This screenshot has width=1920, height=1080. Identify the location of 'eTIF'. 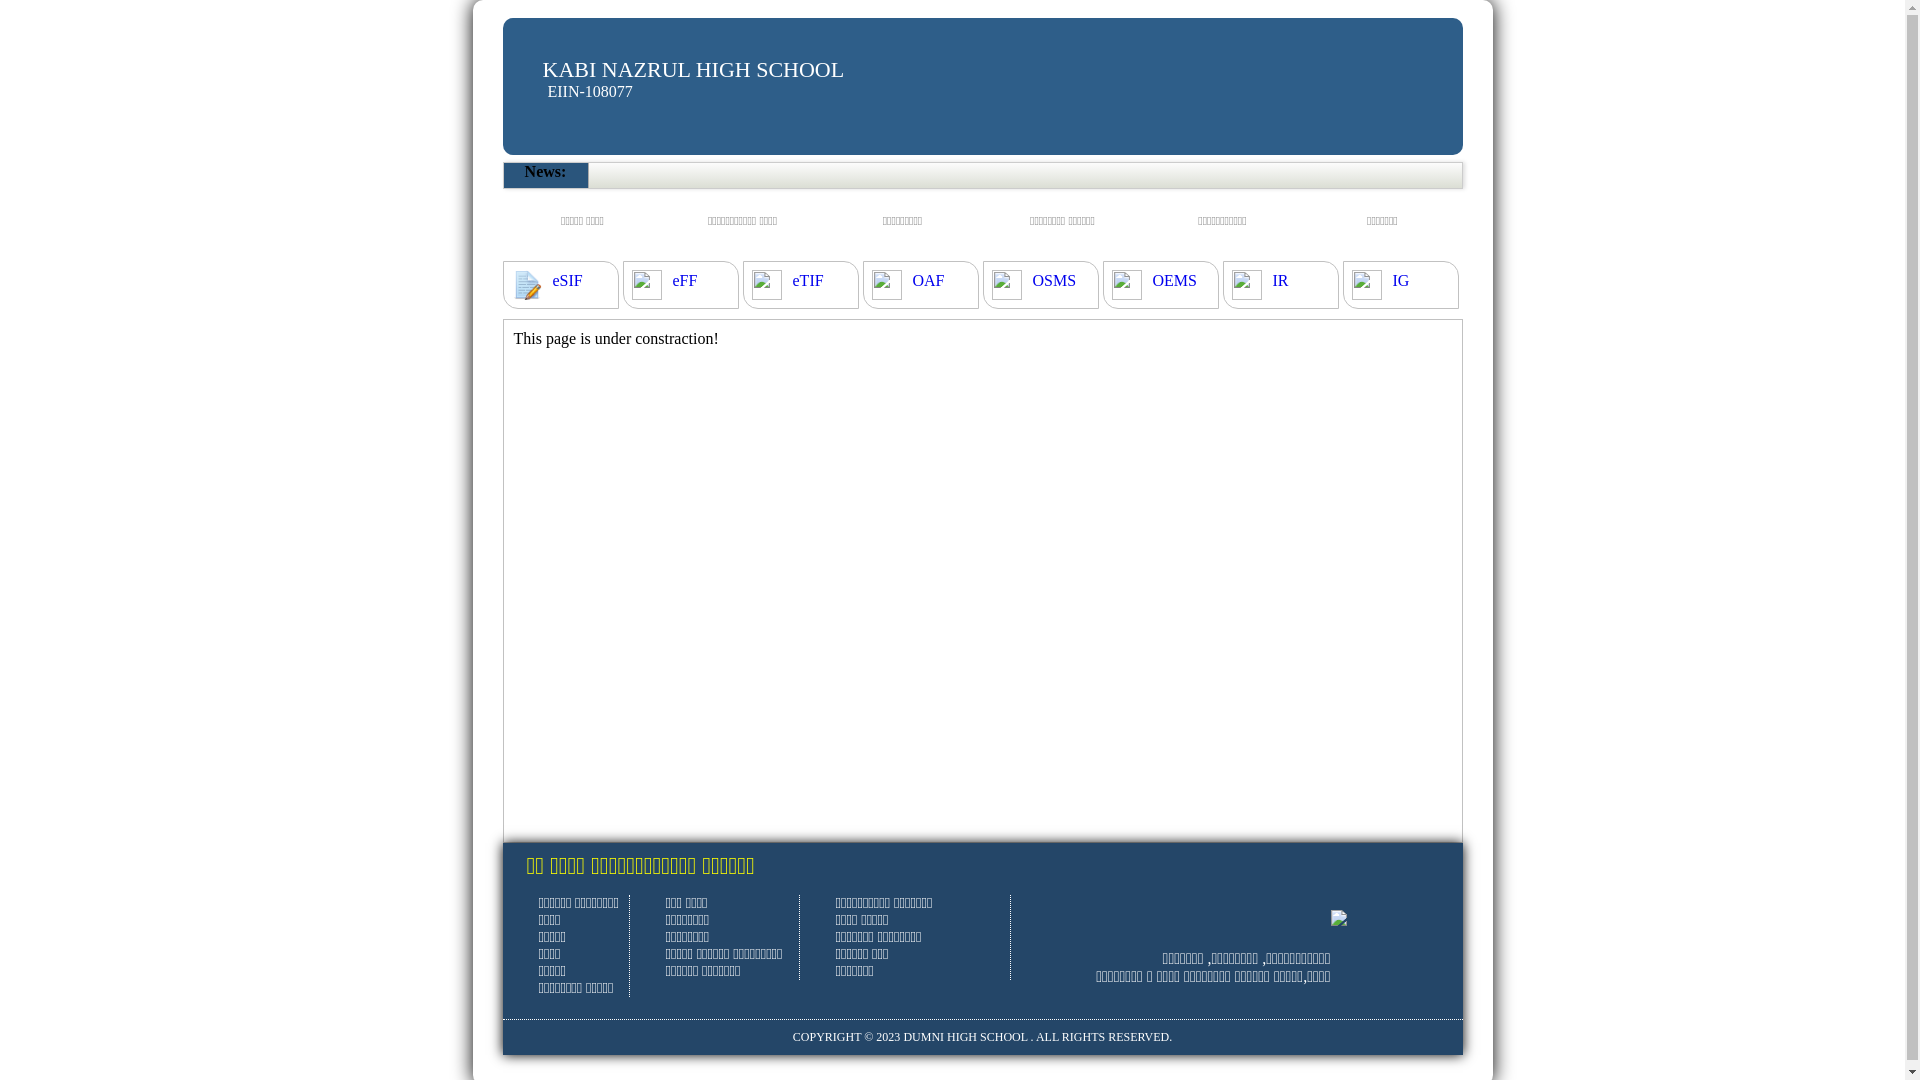
(807, 281).